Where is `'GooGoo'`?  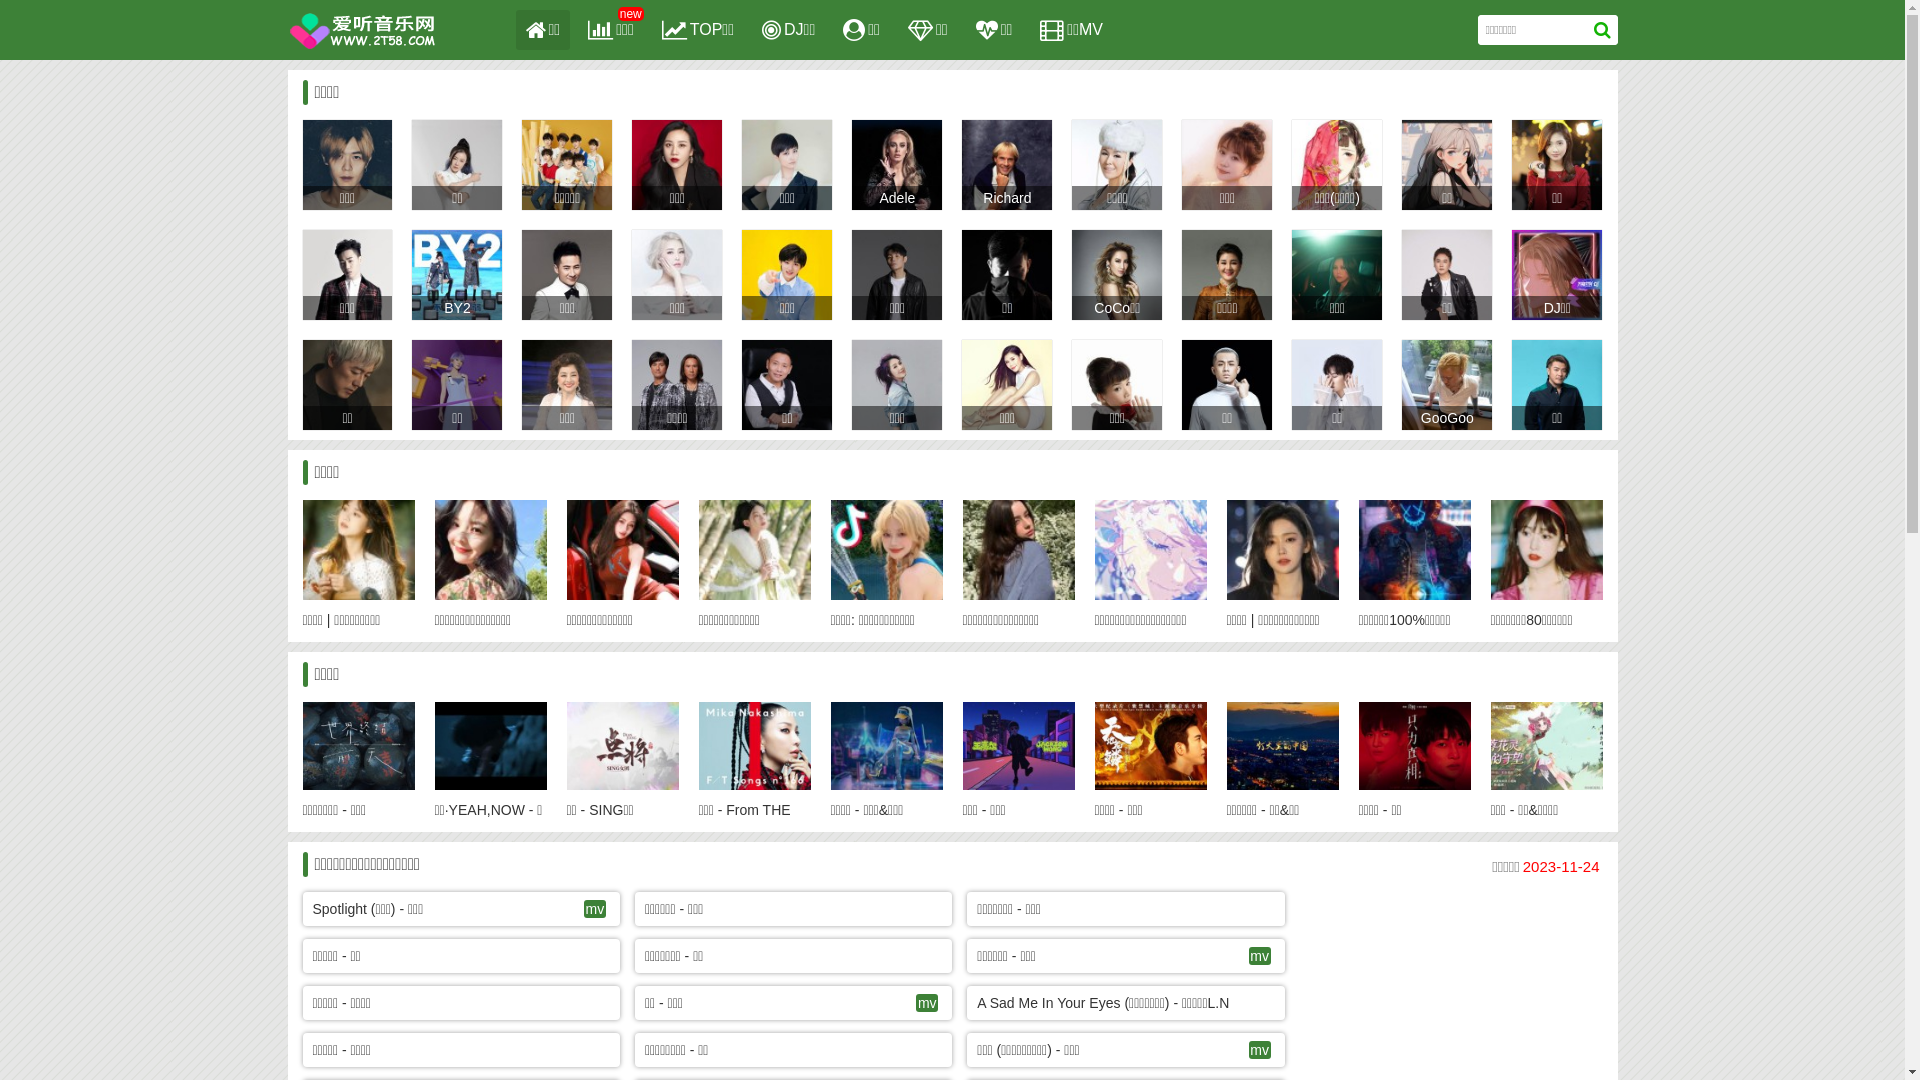 'GooGoo' is located at coordinates (1419, 416).